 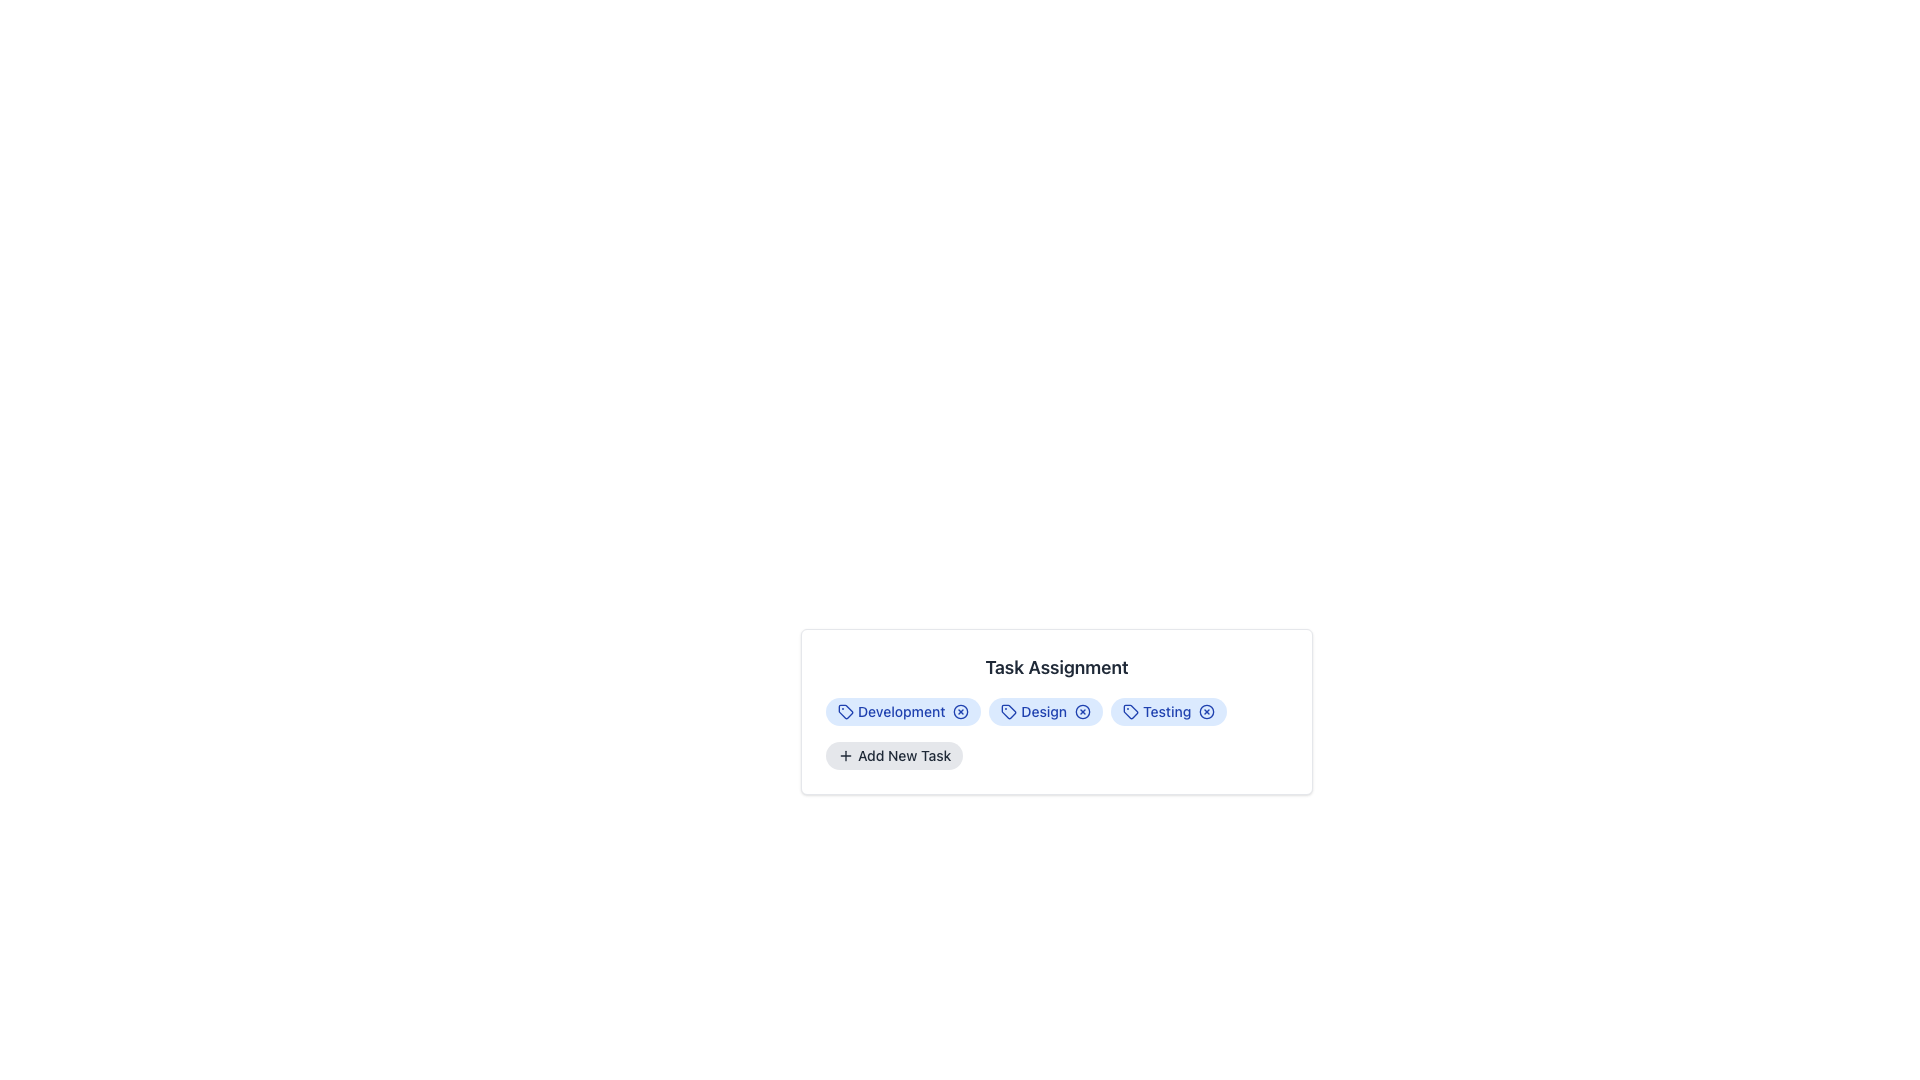 I want to click on the 'X' button of the interactive tag located under the 'Task Assignment' heading, so click(x=1055, y=711).